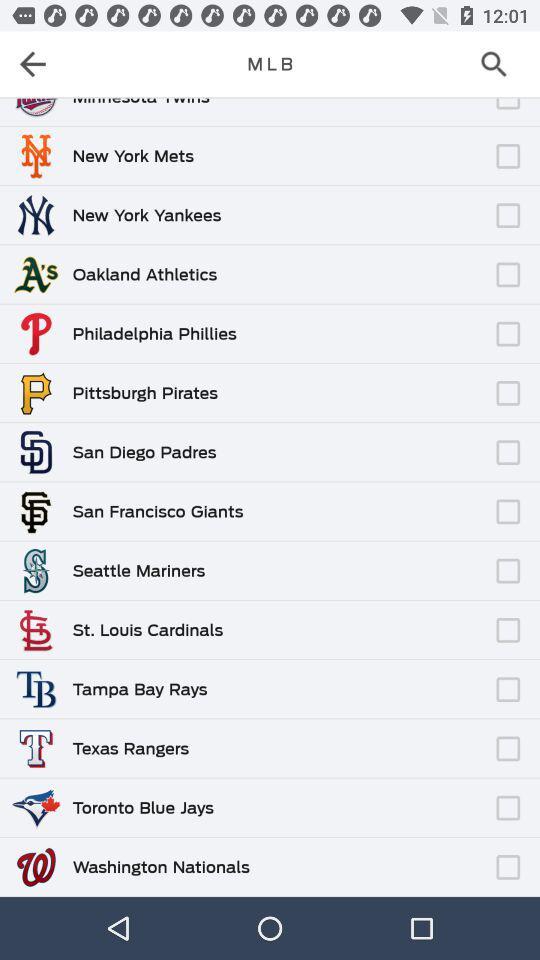  Describe the element at coordinates (346, 561) in the screenshot. I see `item next to the seattle mariners item` at that location.